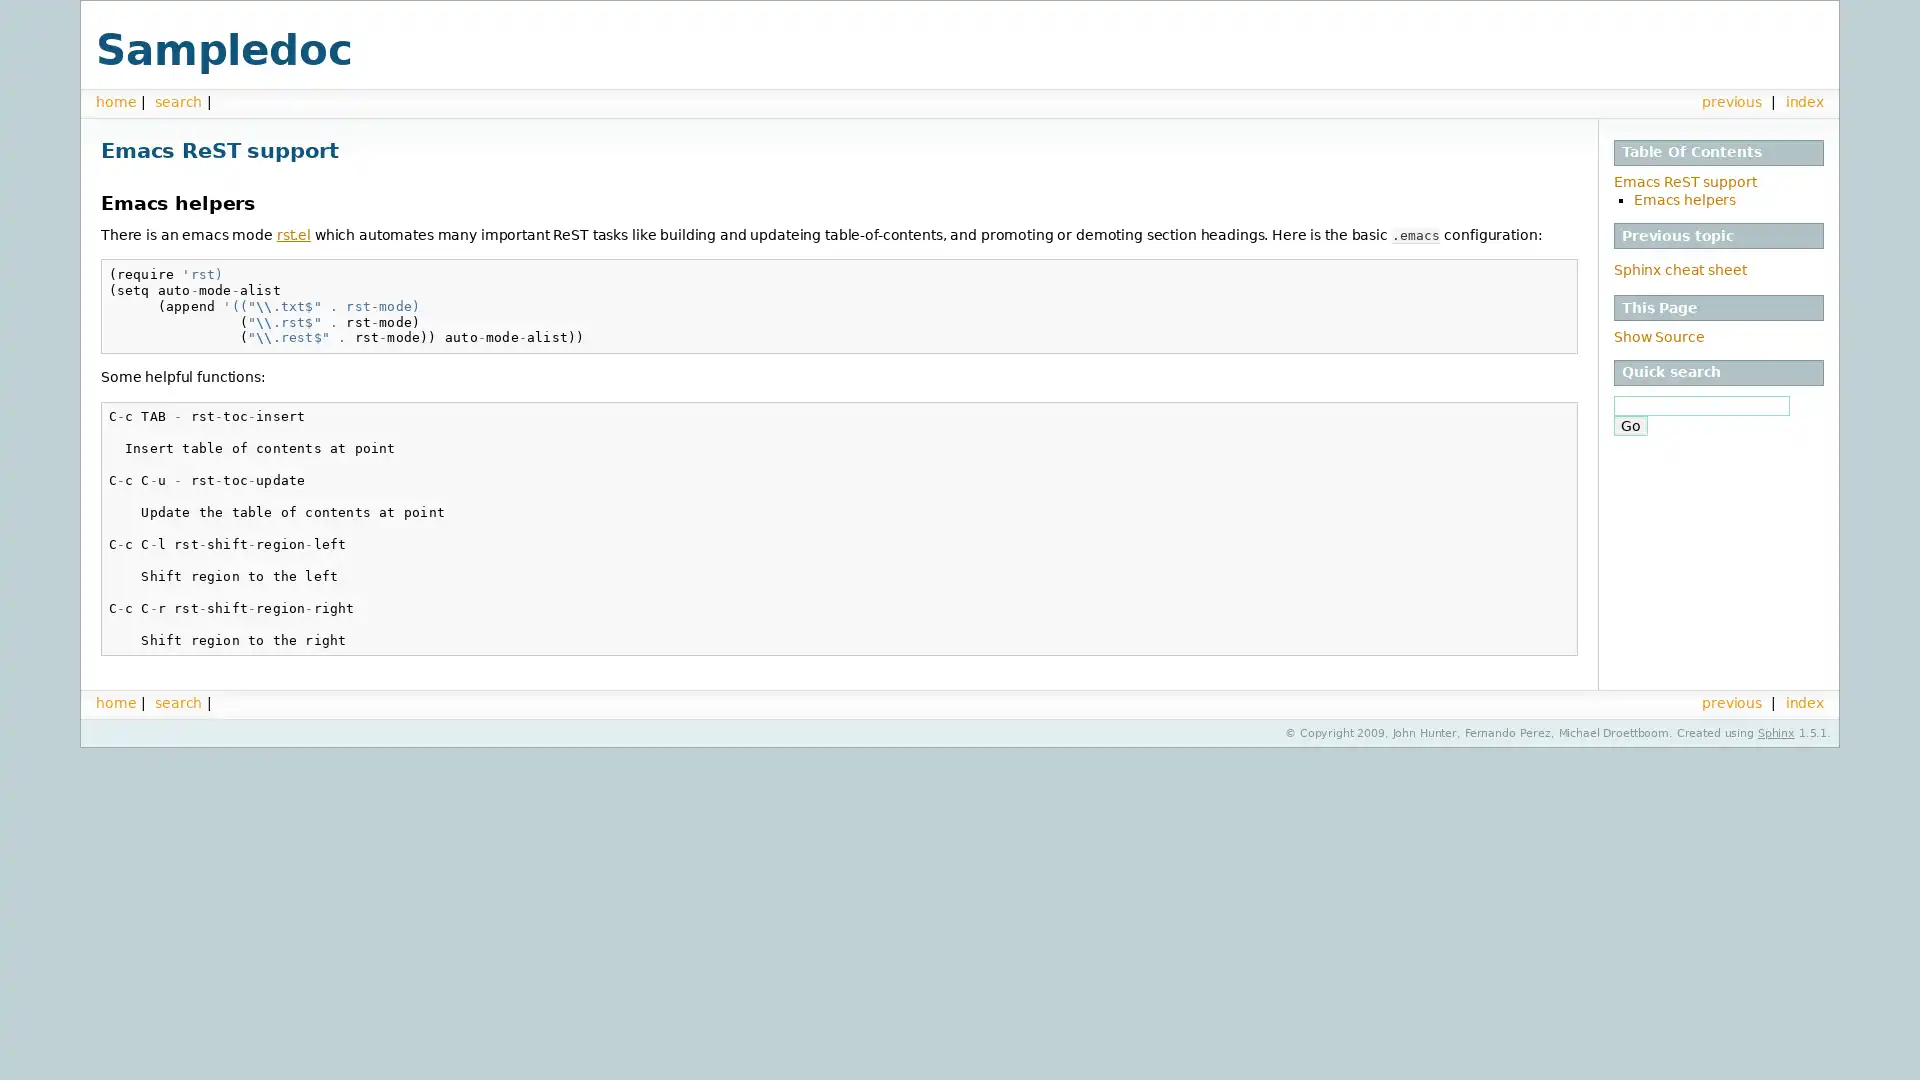 This screenshot has width=1920, height=1080. I want to click on Go, so click(1631, 423).